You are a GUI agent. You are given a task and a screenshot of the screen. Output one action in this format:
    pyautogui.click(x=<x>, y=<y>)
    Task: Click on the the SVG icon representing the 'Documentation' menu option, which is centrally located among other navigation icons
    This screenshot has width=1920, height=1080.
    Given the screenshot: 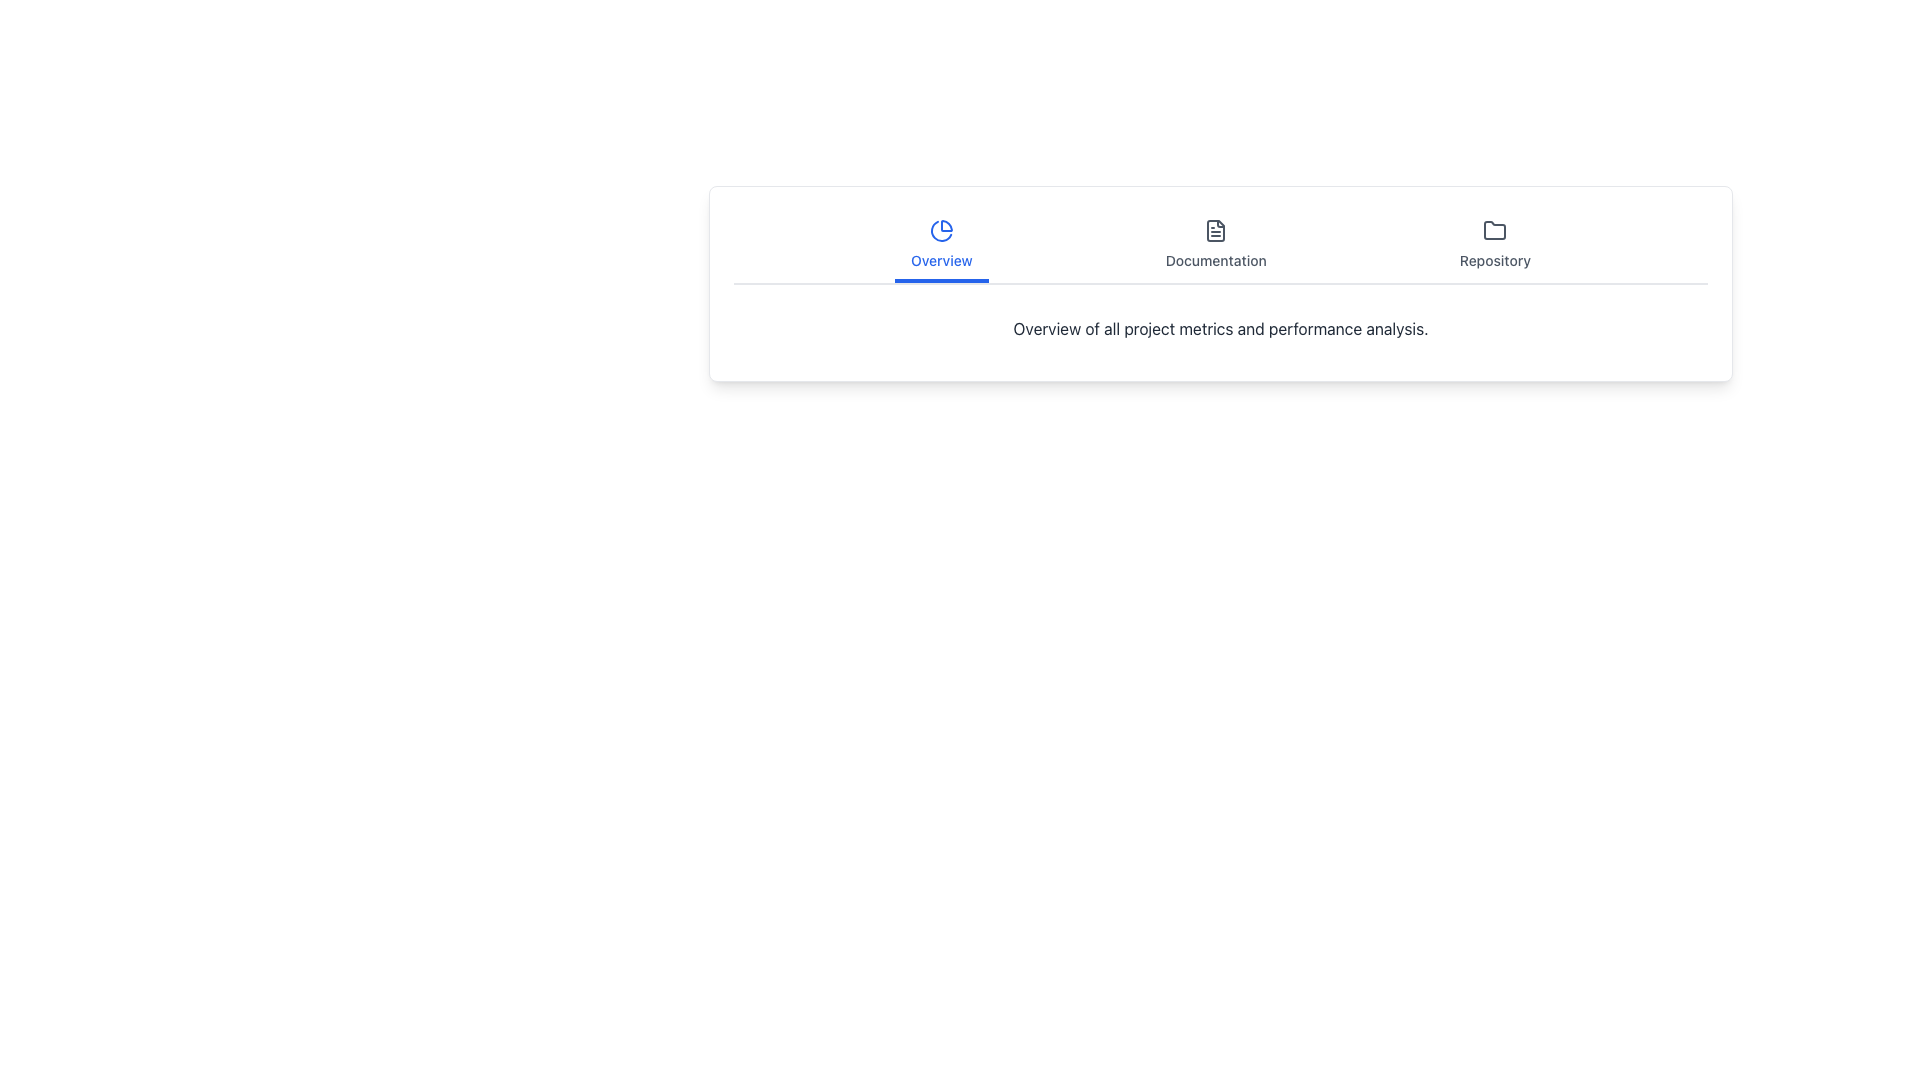 What is the action you would take?
    pyautogui.click(x=1215, y=230)
    